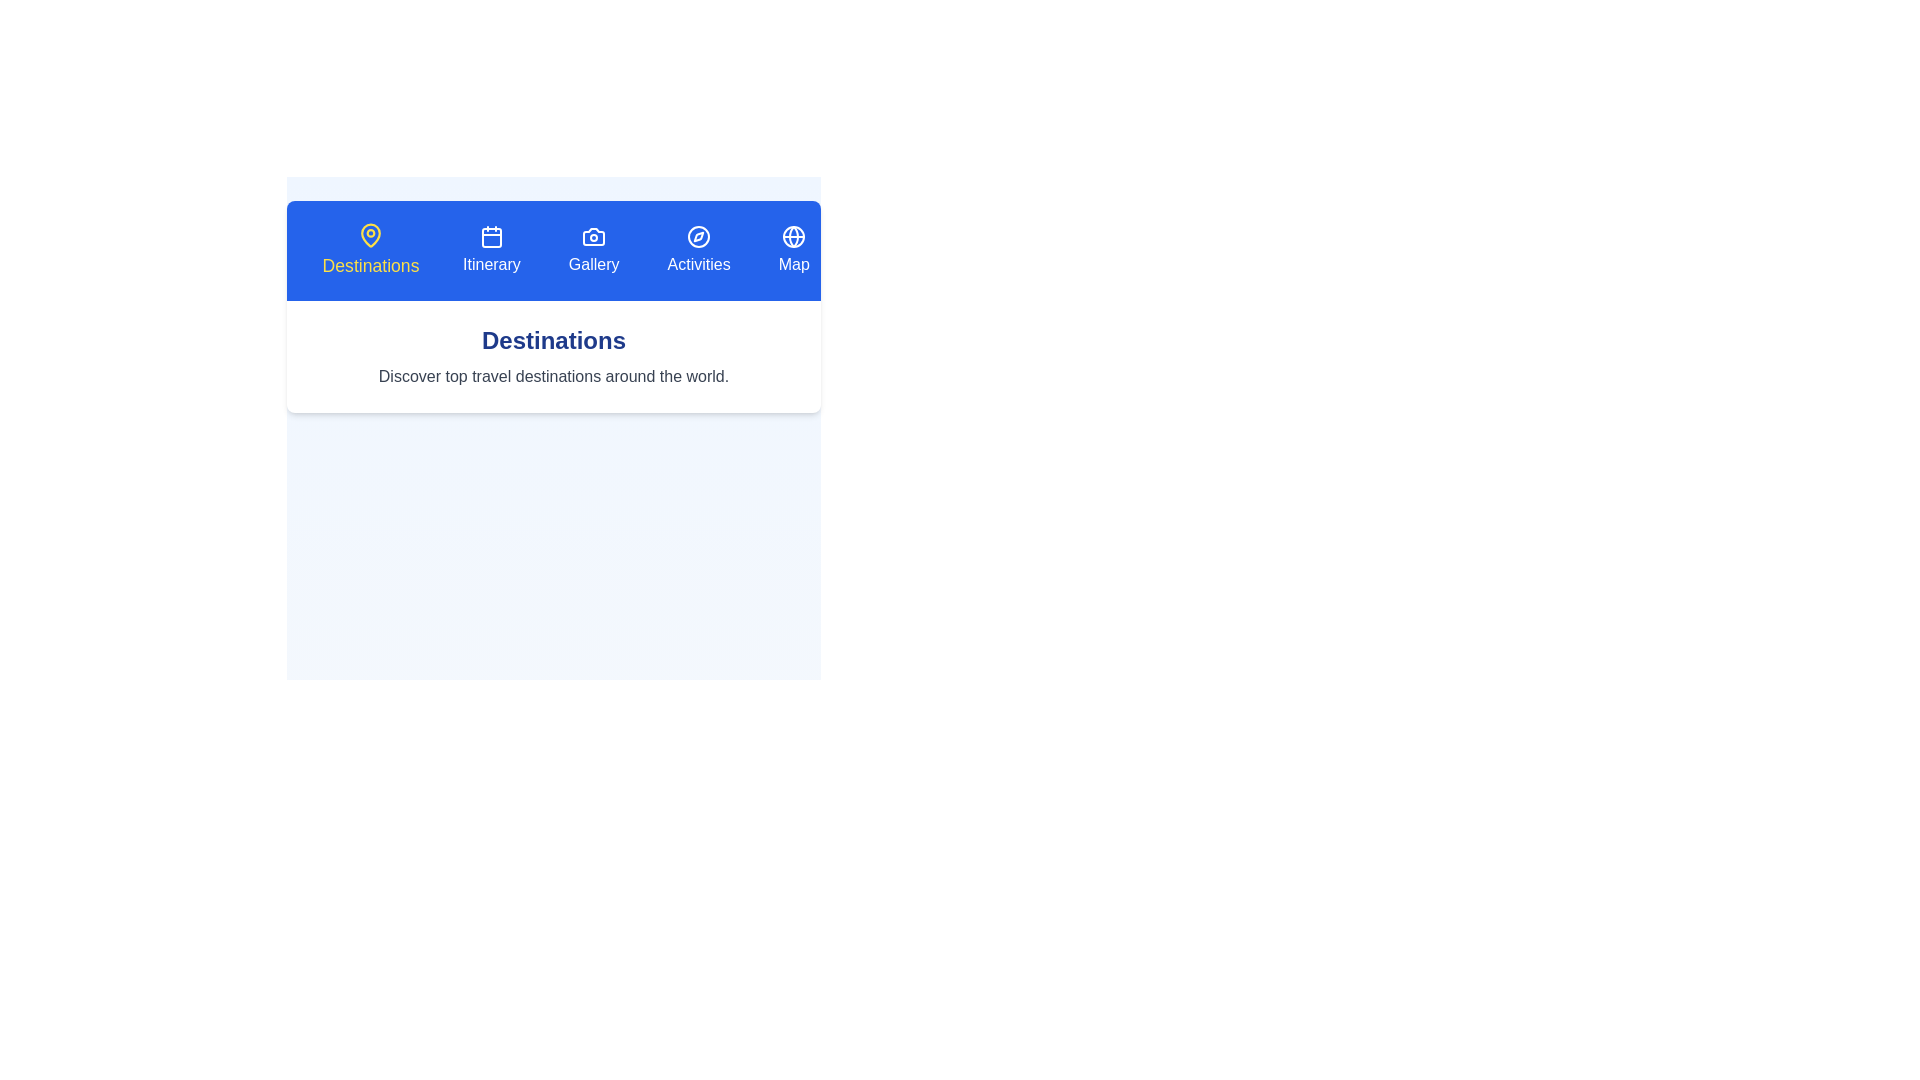 Image resolution: width=1920 pixels, height=1080 pixels. What do you see at coordinates (699, 235) in the screenshot?
I see `compass needle icon, which is a graphical icon shaped like a compass needle with a sharp, angular appearance, located in the top blue navigation bar as the fourth icon from the left` at bounding box center [699, 235].